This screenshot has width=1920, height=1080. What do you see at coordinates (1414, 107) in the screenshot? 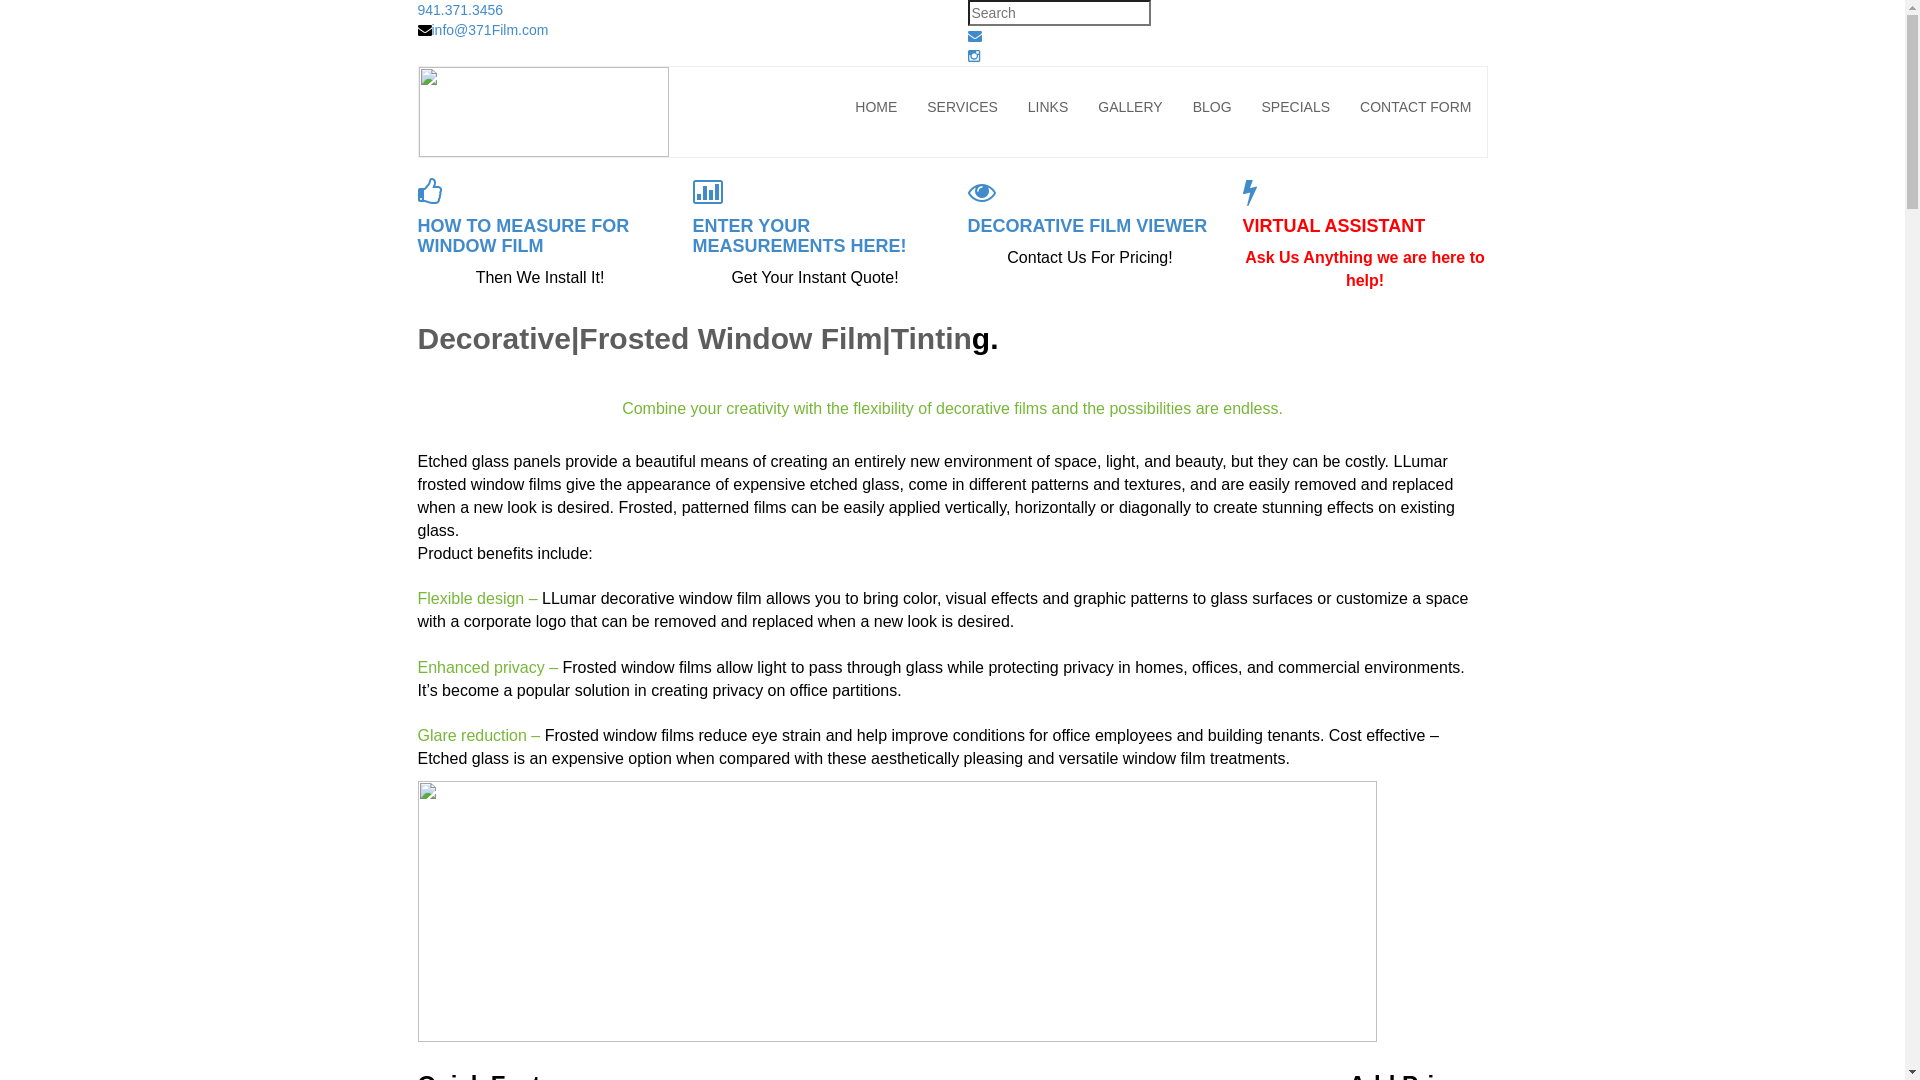
I see `'CONTACT FORM'` at bounding box center [1414, 107].